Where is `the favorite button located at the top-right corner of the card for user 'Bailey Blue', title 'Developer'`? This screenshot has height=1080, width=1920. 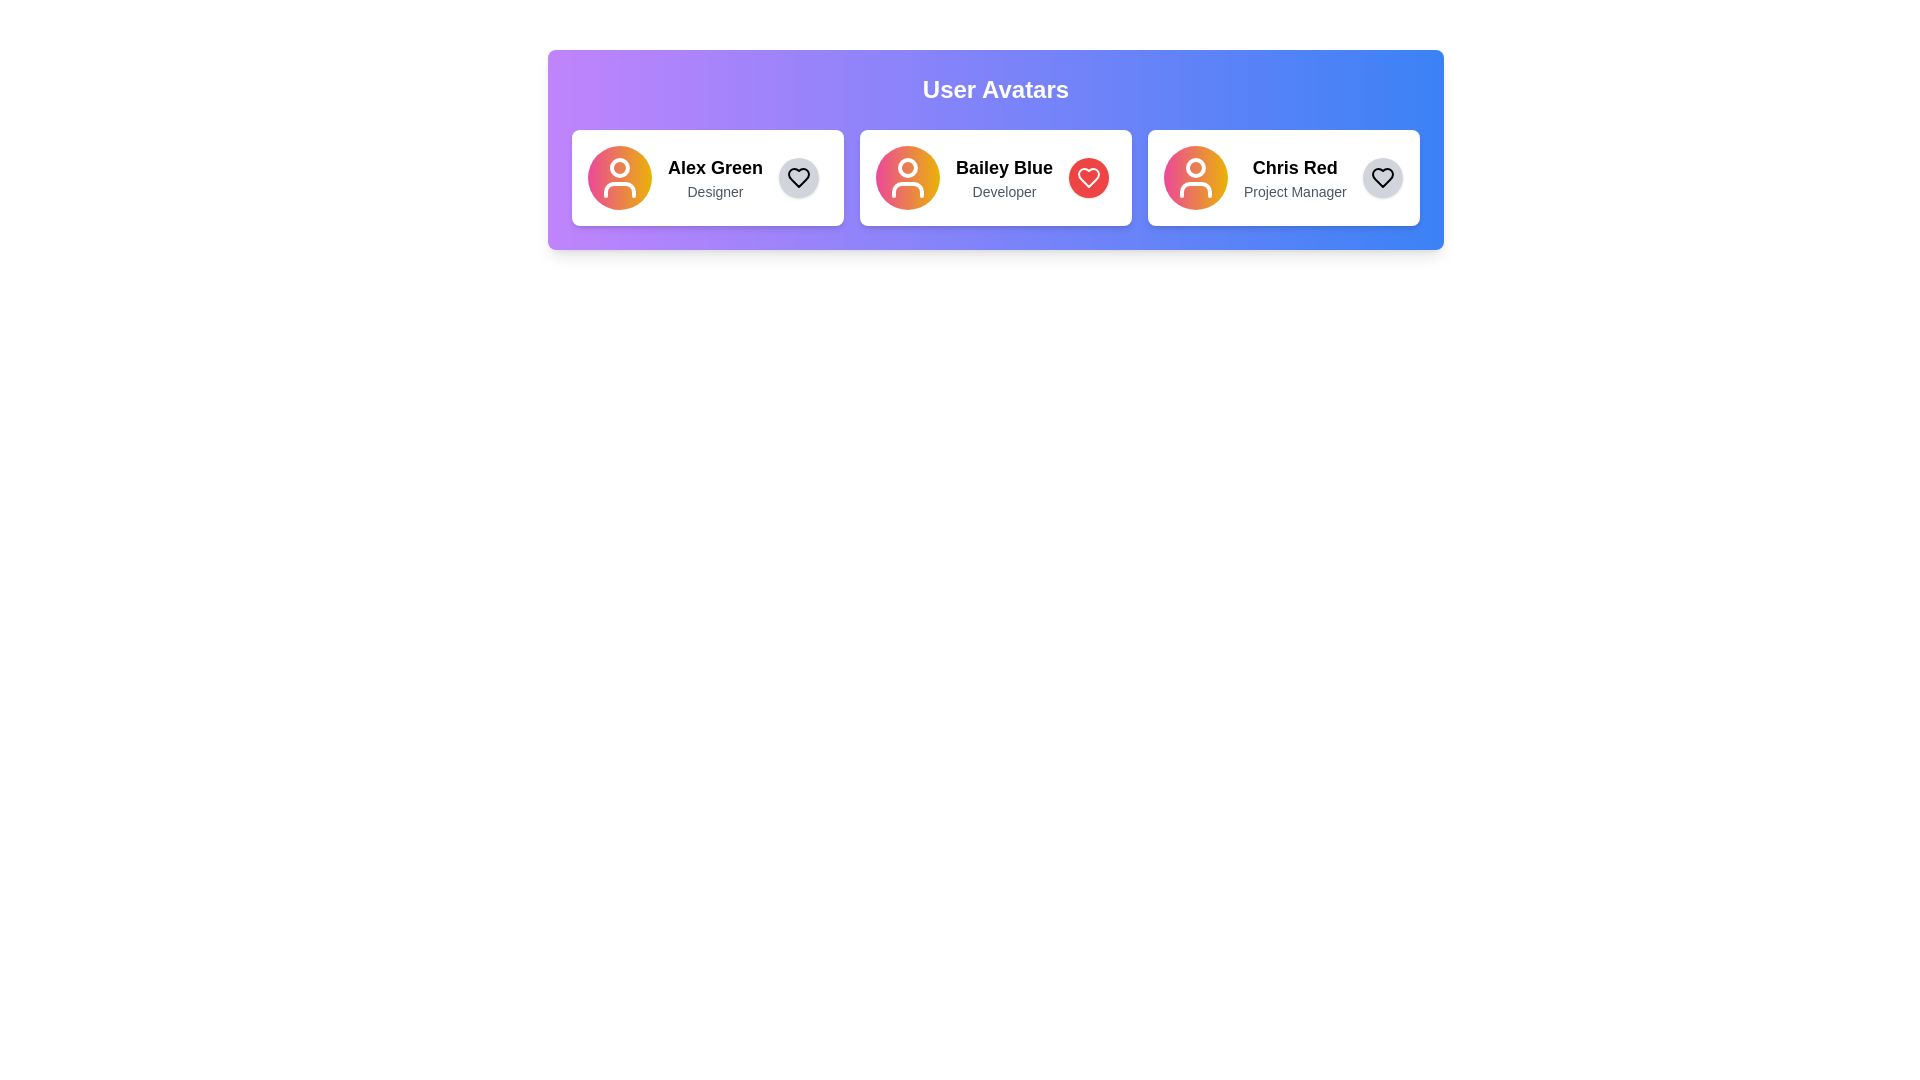
the favorite button located at the top-right corner of the card for user 'Bailey Blue', title 'Developer' is located at coordinates (1088, 176).